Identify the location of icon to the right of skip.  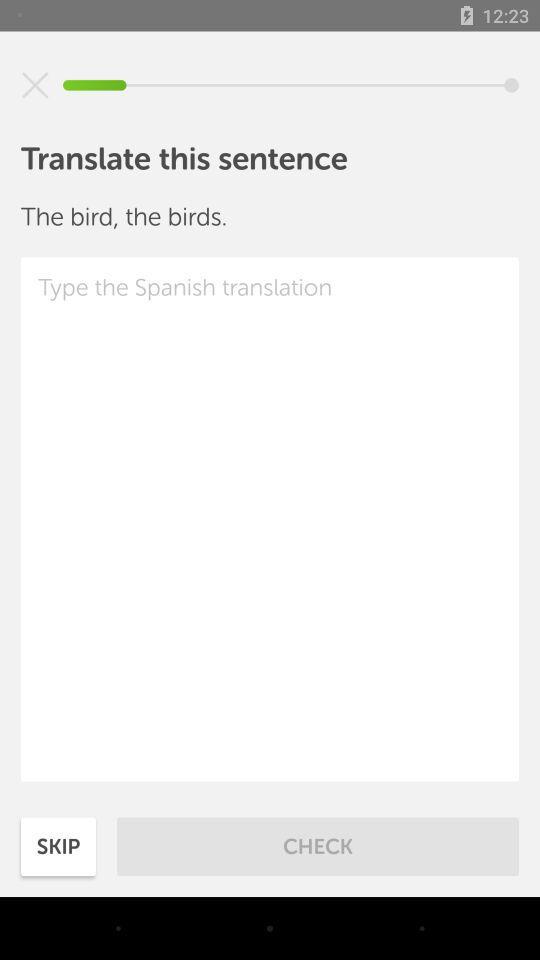
(318, 845).